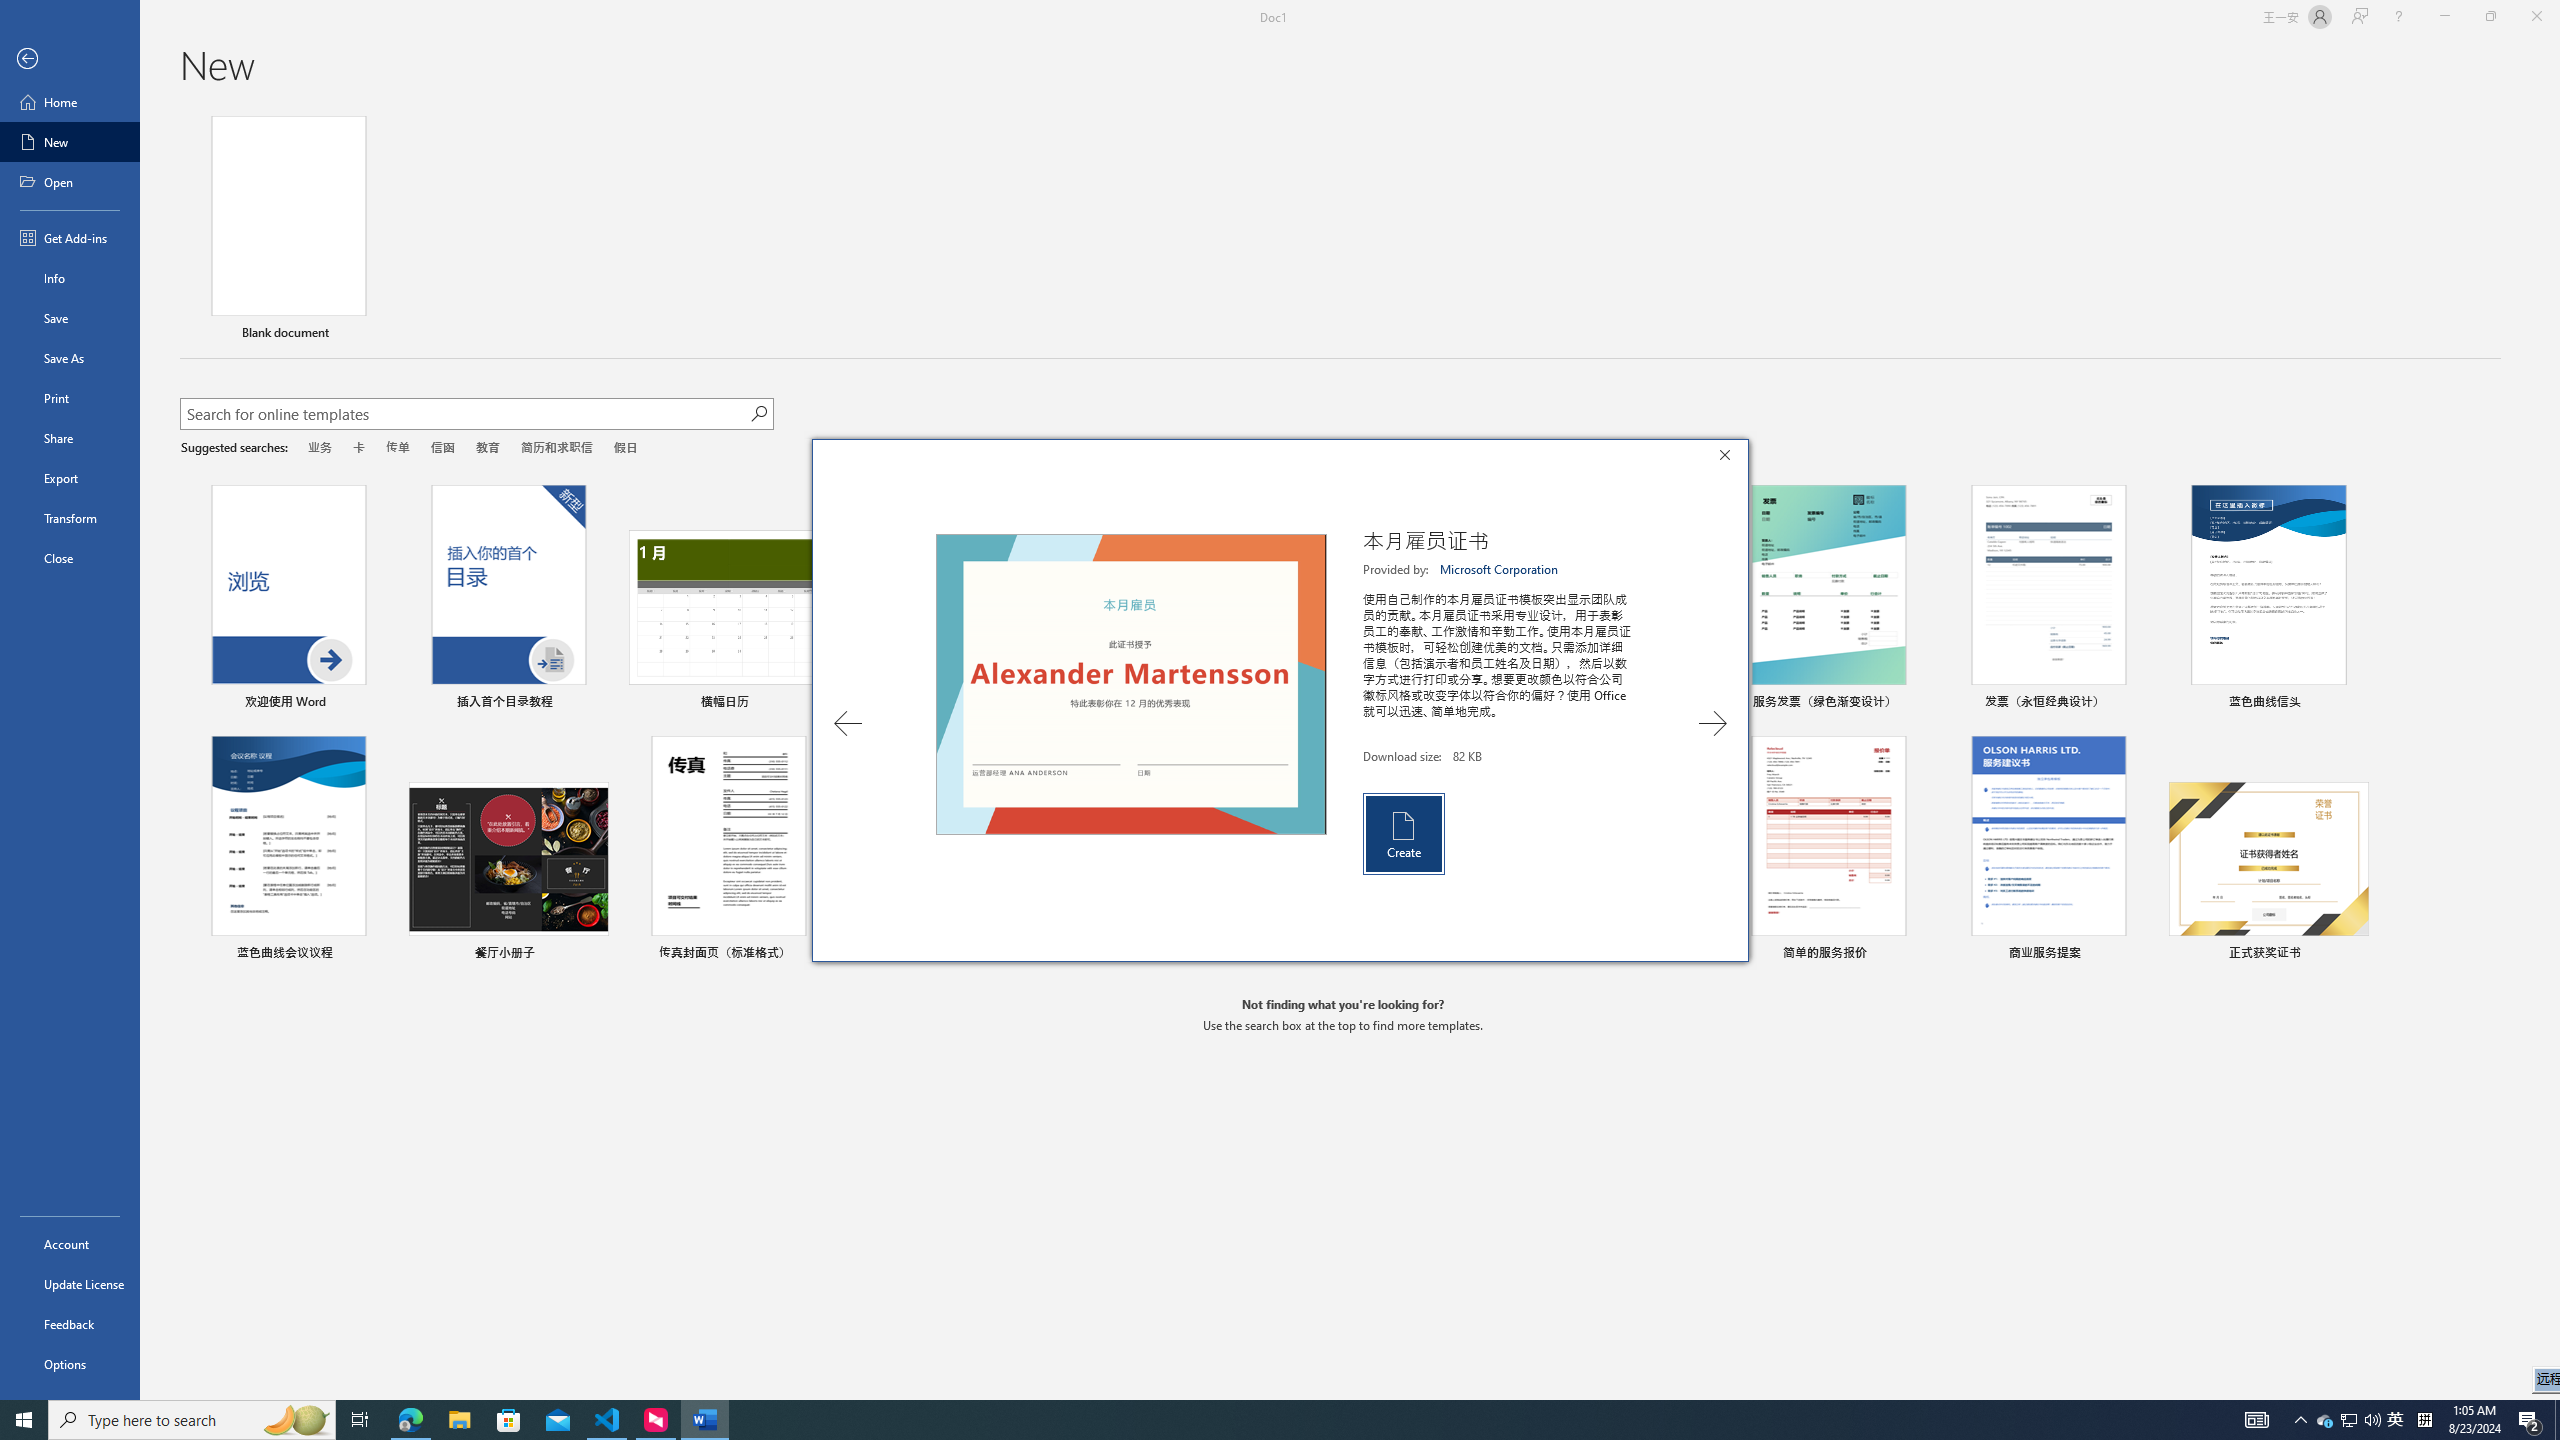 The image size is (2560, 1440). What do you see at coordinates (2424, 1418) in the screenshot?
I see `'Tray Input Indicator - Chinese (Simplified, China)'` at bounding box center [2424, 1418].